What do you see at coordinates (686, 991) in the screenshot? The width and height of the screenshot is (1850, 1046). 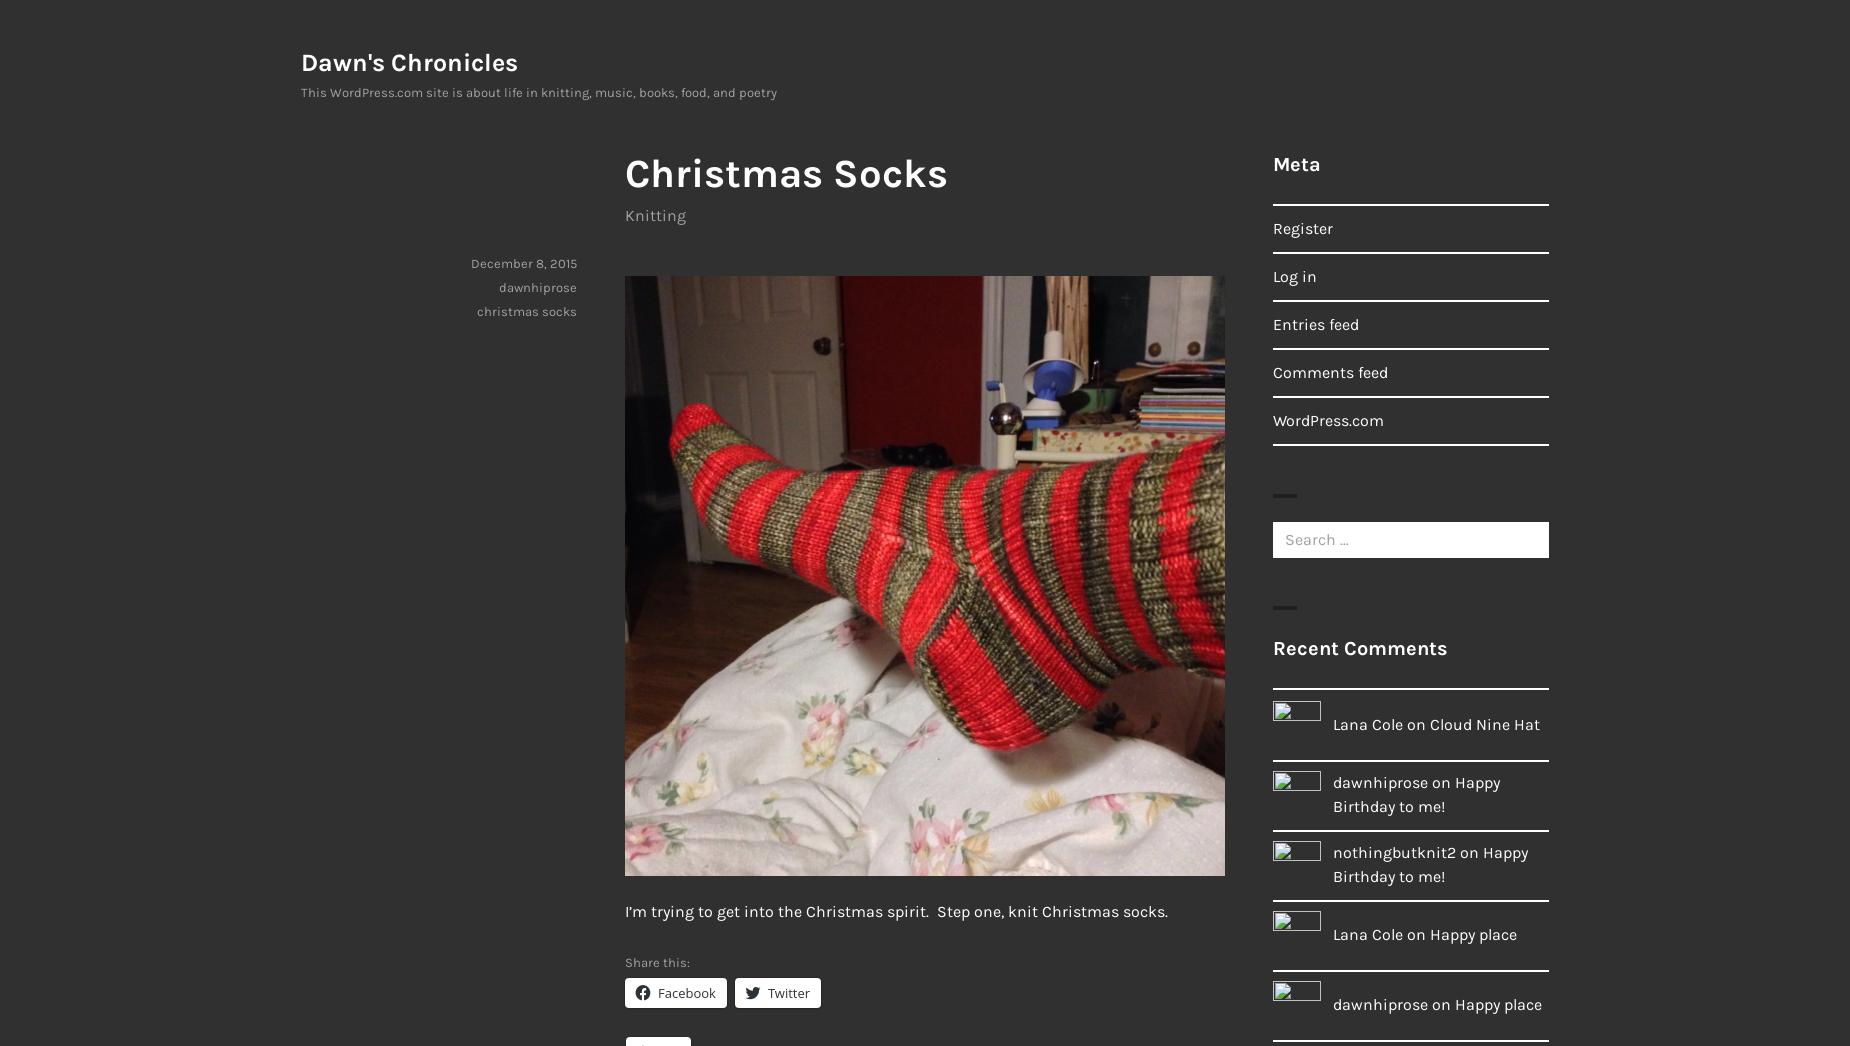 I see `'Facebook'` at bounding box center [686, 991].